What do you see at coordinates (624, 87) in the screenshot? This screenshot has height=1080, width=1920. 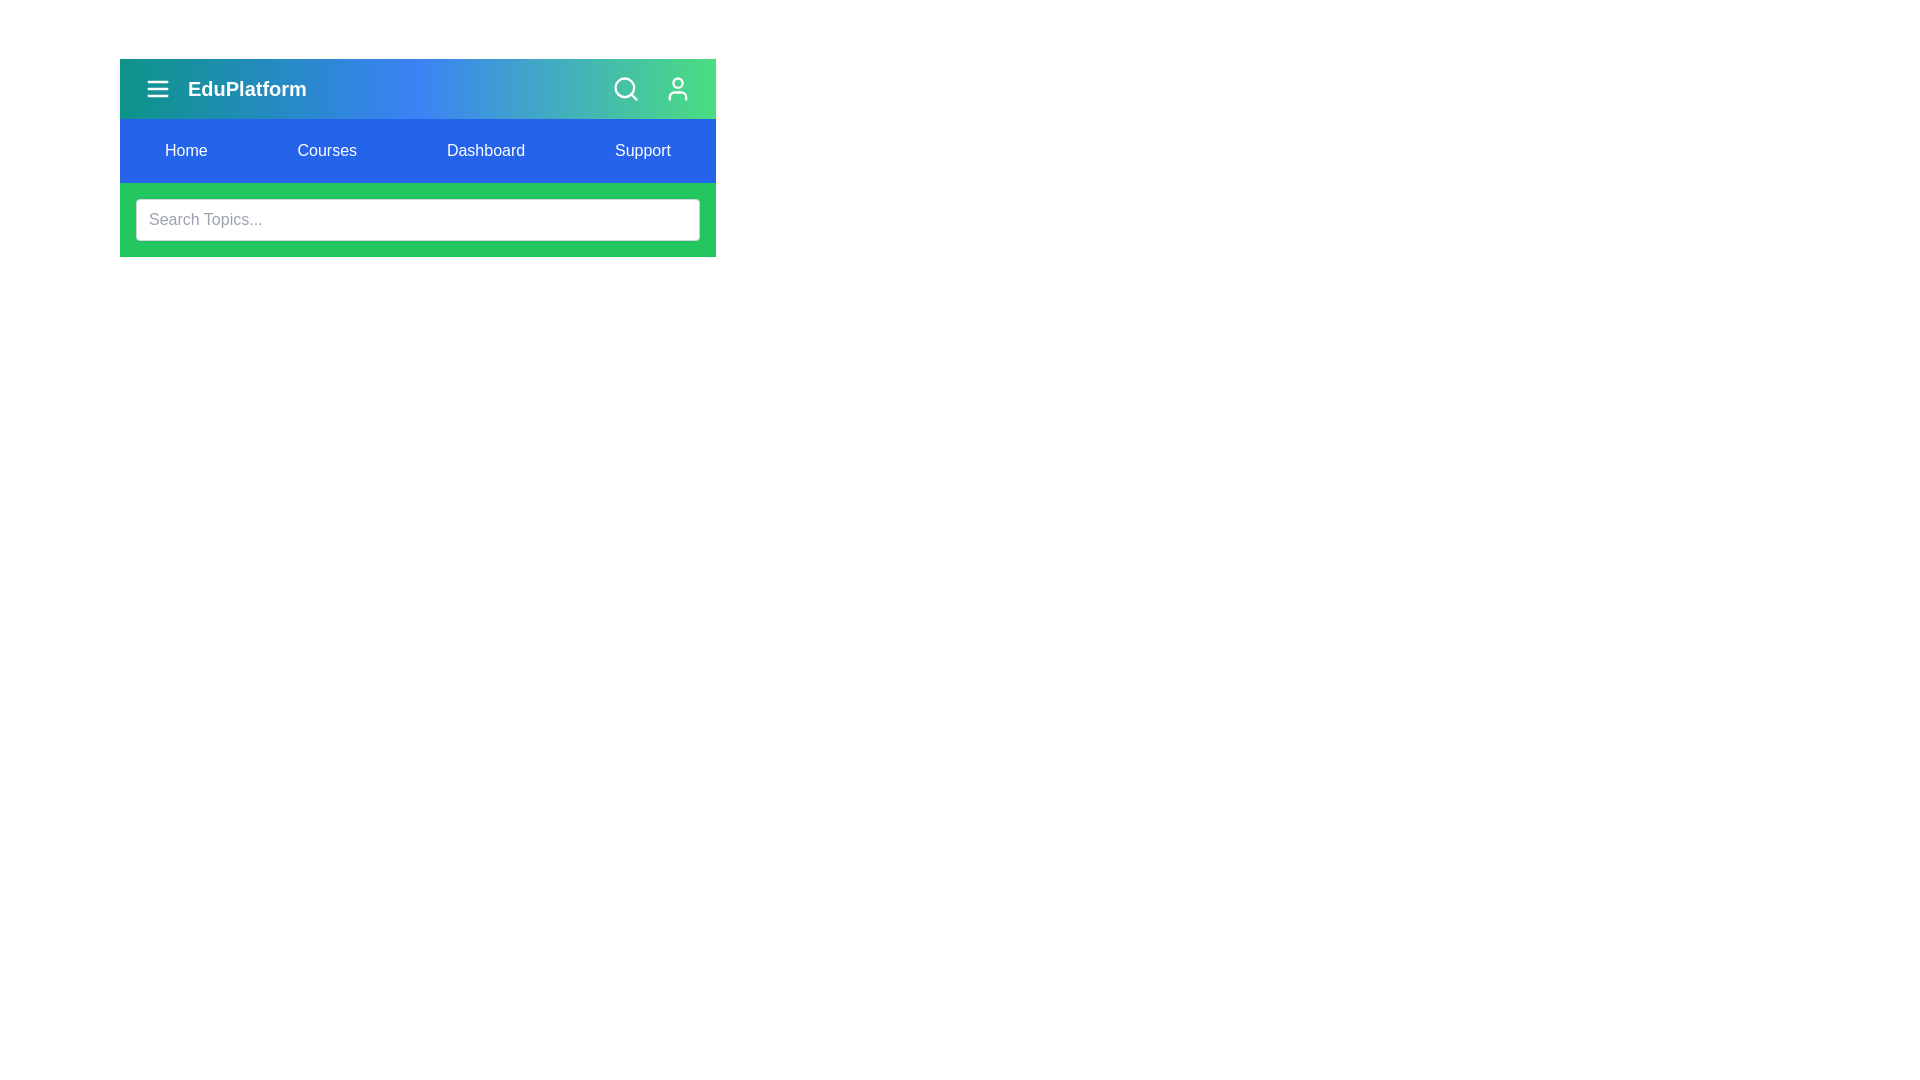 I see `the search icon to toggle the search bar visibility` at bounding box center [624, 87].